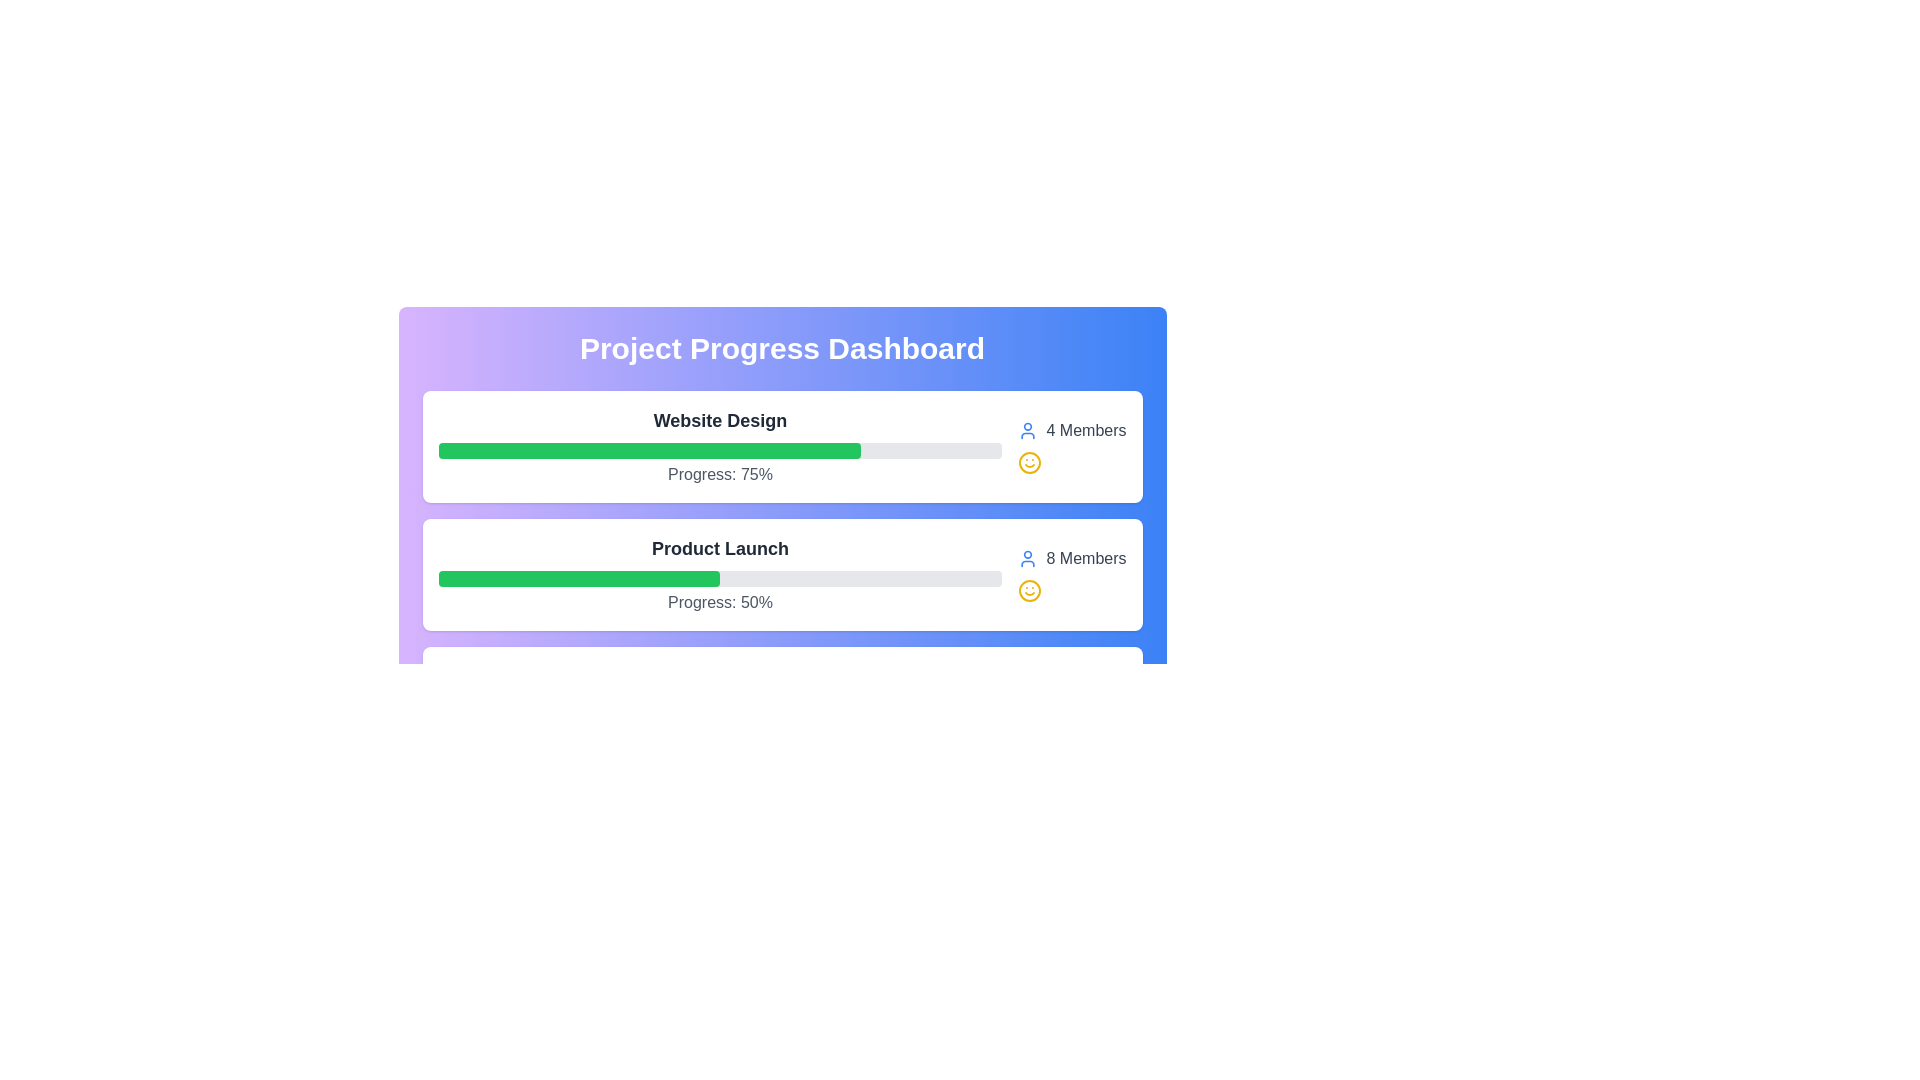  What do you see at coordinates (1030, 589) in the screenshot?
I see `the second smiley face icon below the 'Product Launch' progress section` at bounding box center [1030, 589].